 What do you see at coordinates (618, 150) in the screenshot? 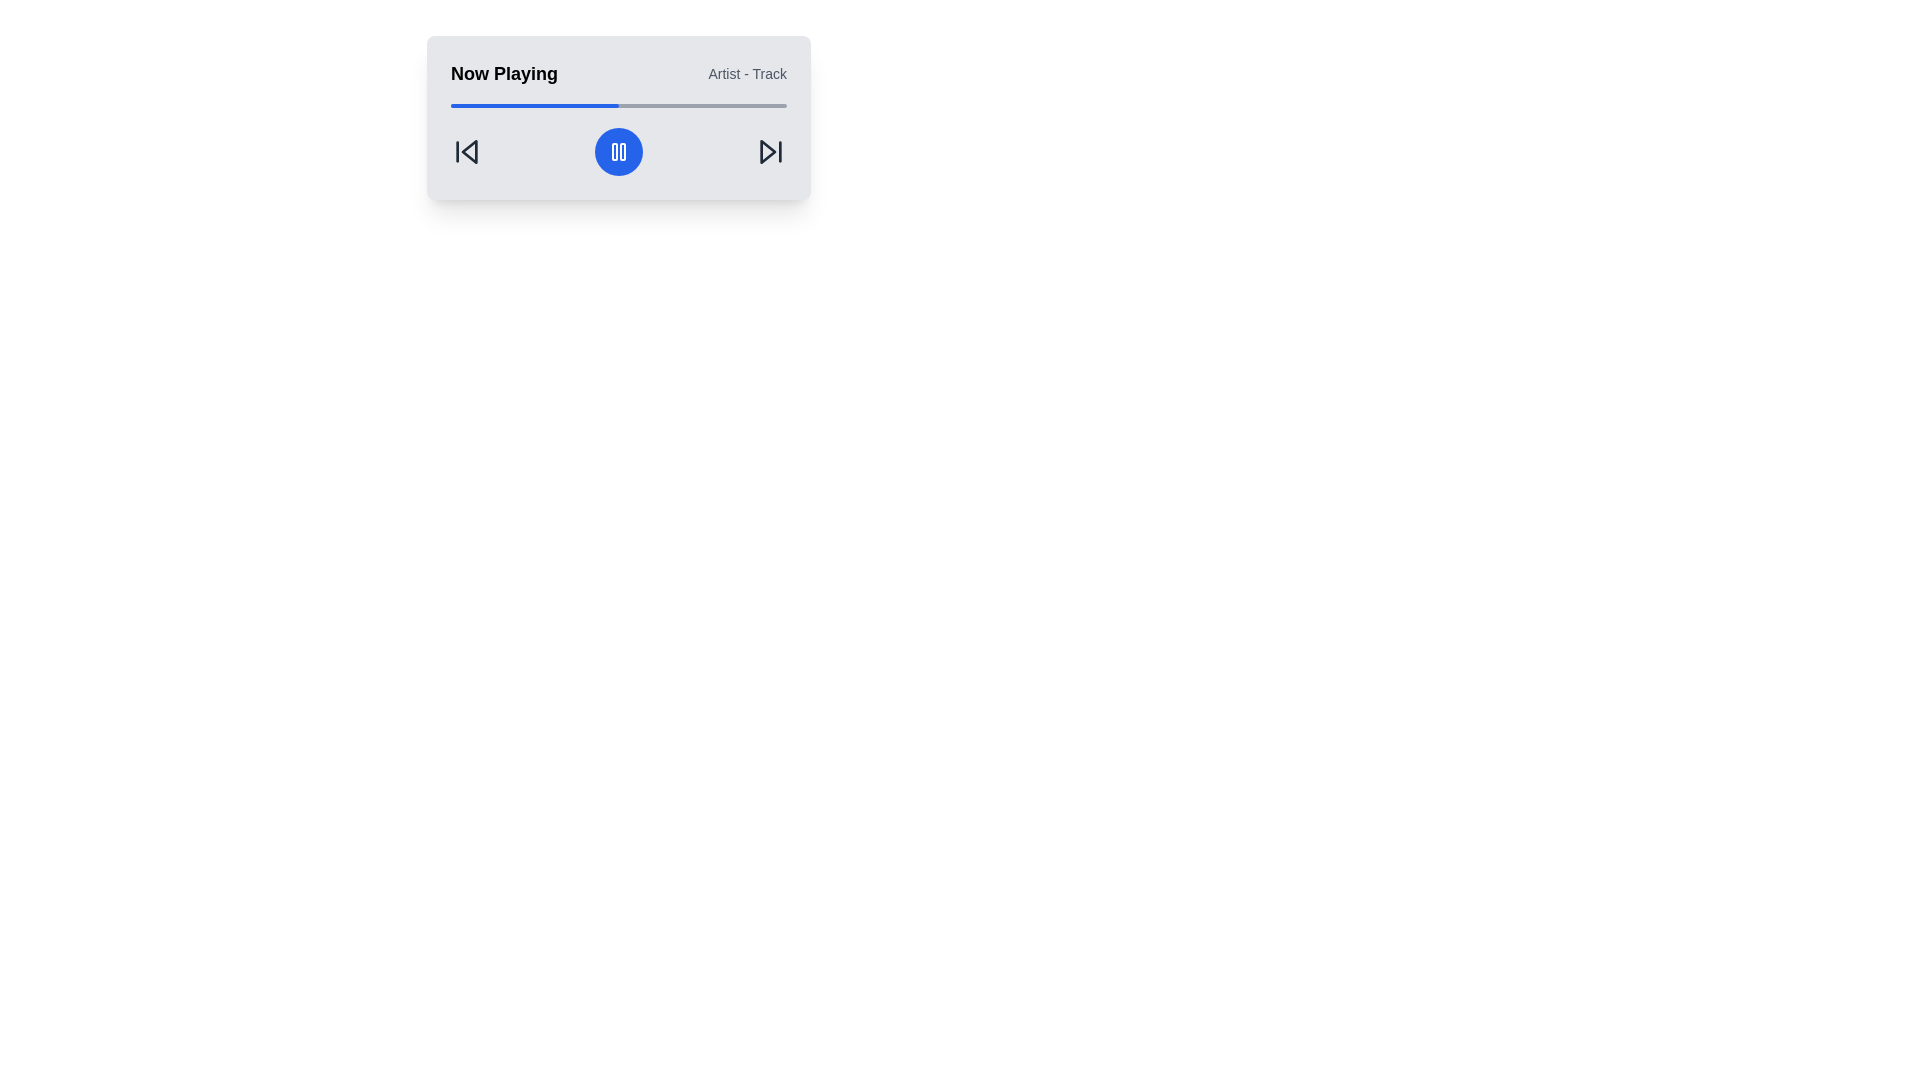
I see `the blue circular pause button with two vertical white bars` at bounding box center [618, 150].